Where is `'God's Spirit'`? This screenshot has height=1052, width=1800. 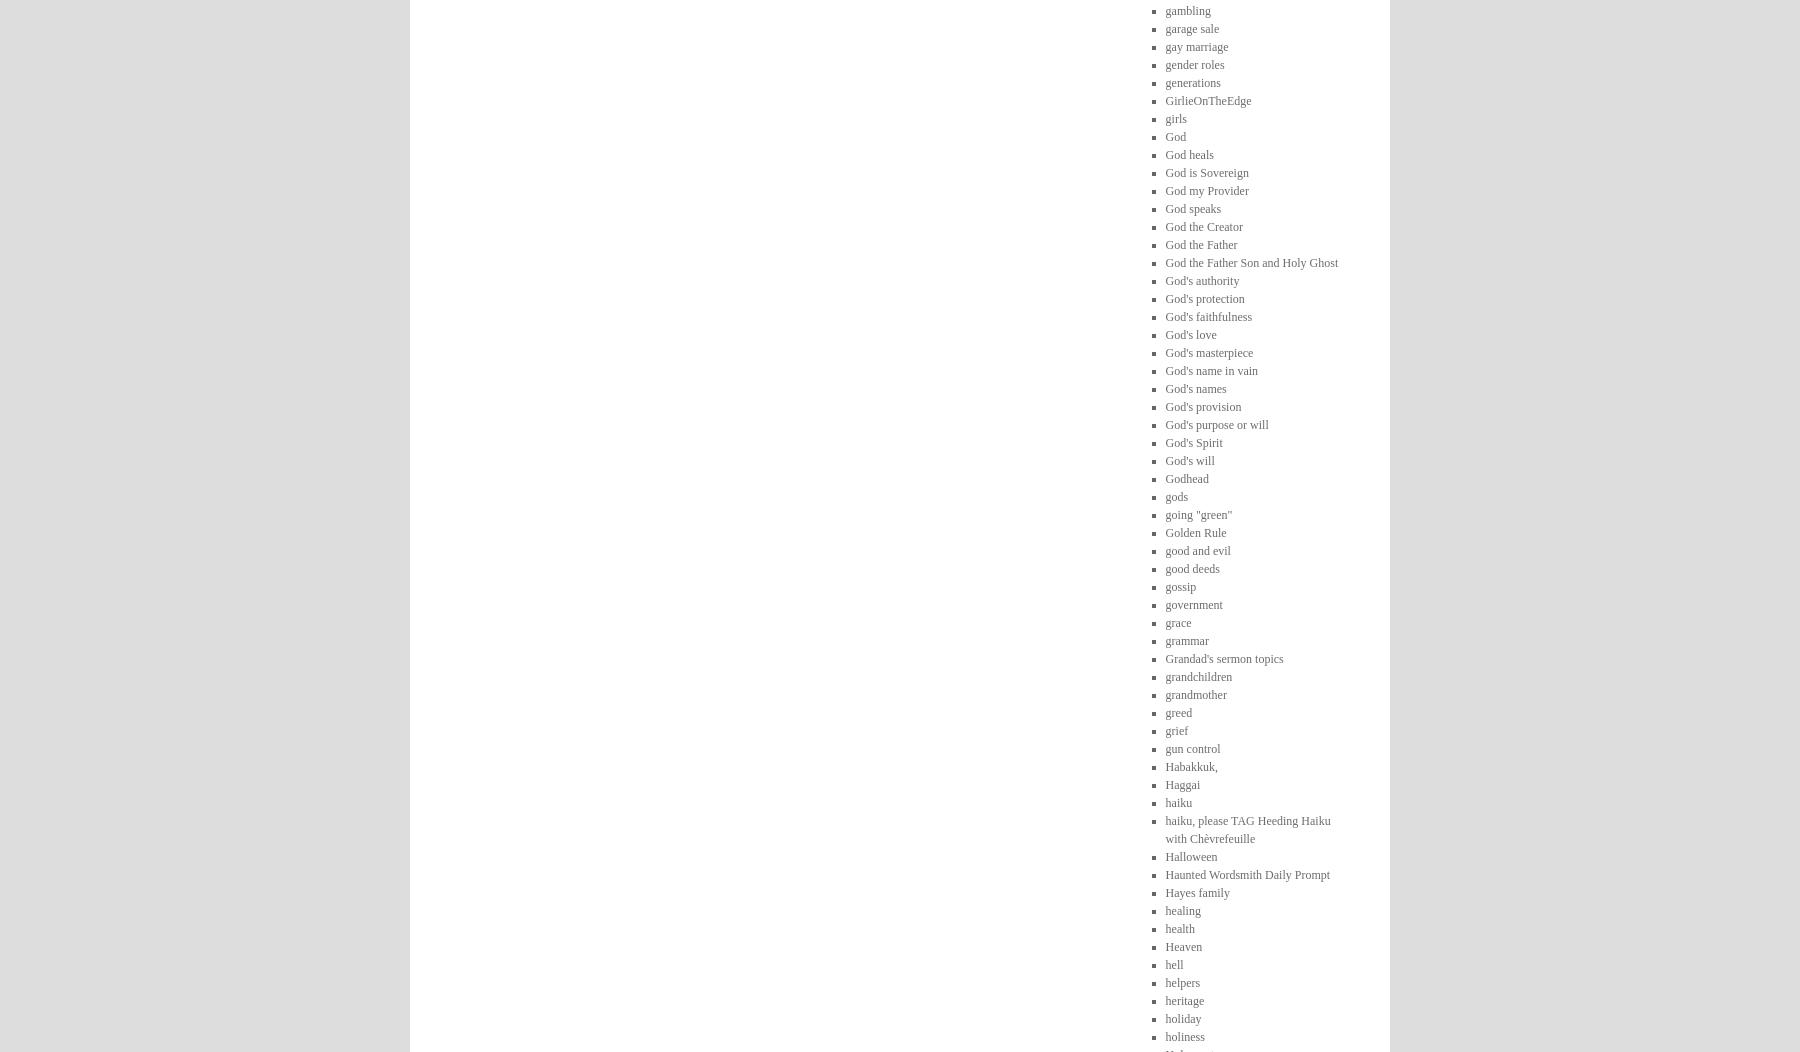 'God's Spirit' is located at coordinates (1192, 442).